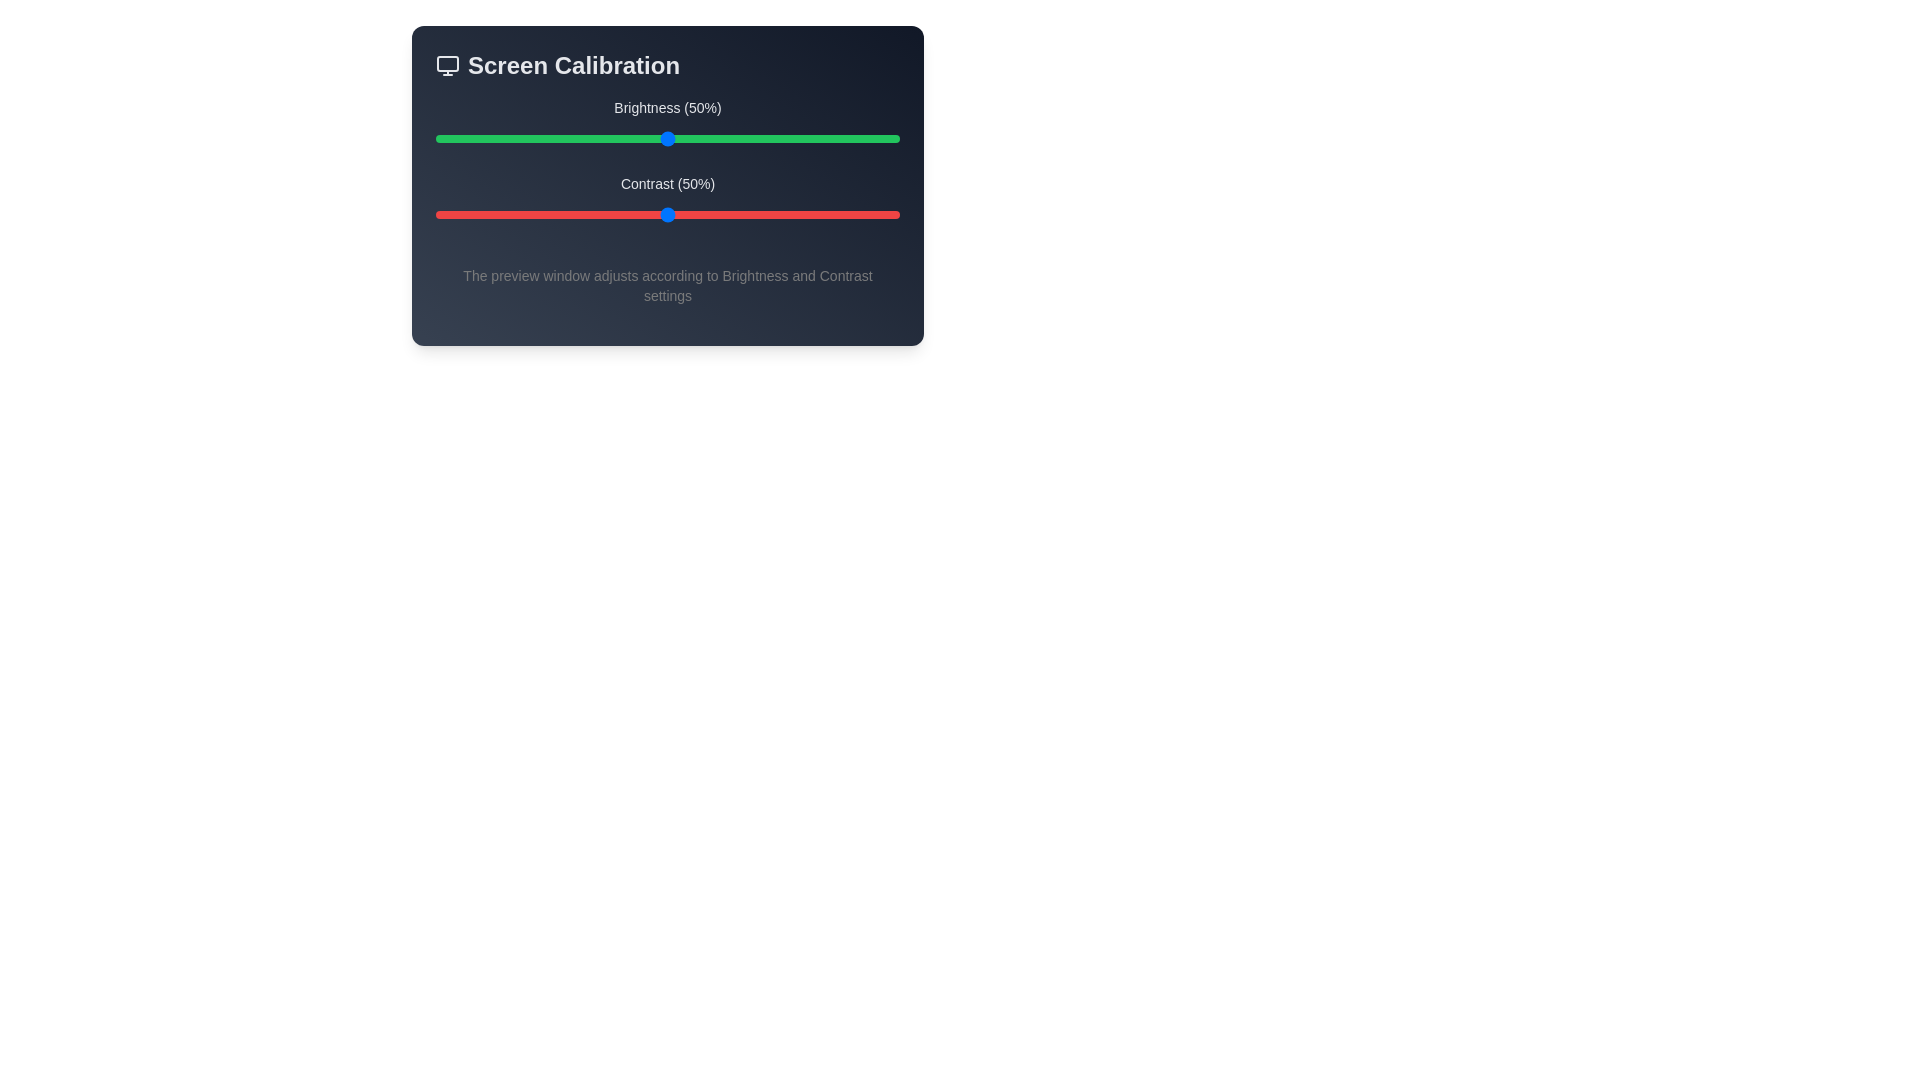 Image resolution: width=1920 pixels, height=1080 pixels. What do you see at coordinates (547, 215) in the screenshot?
I see `the contrast slider to 24%` at bounding box center [547, 215].